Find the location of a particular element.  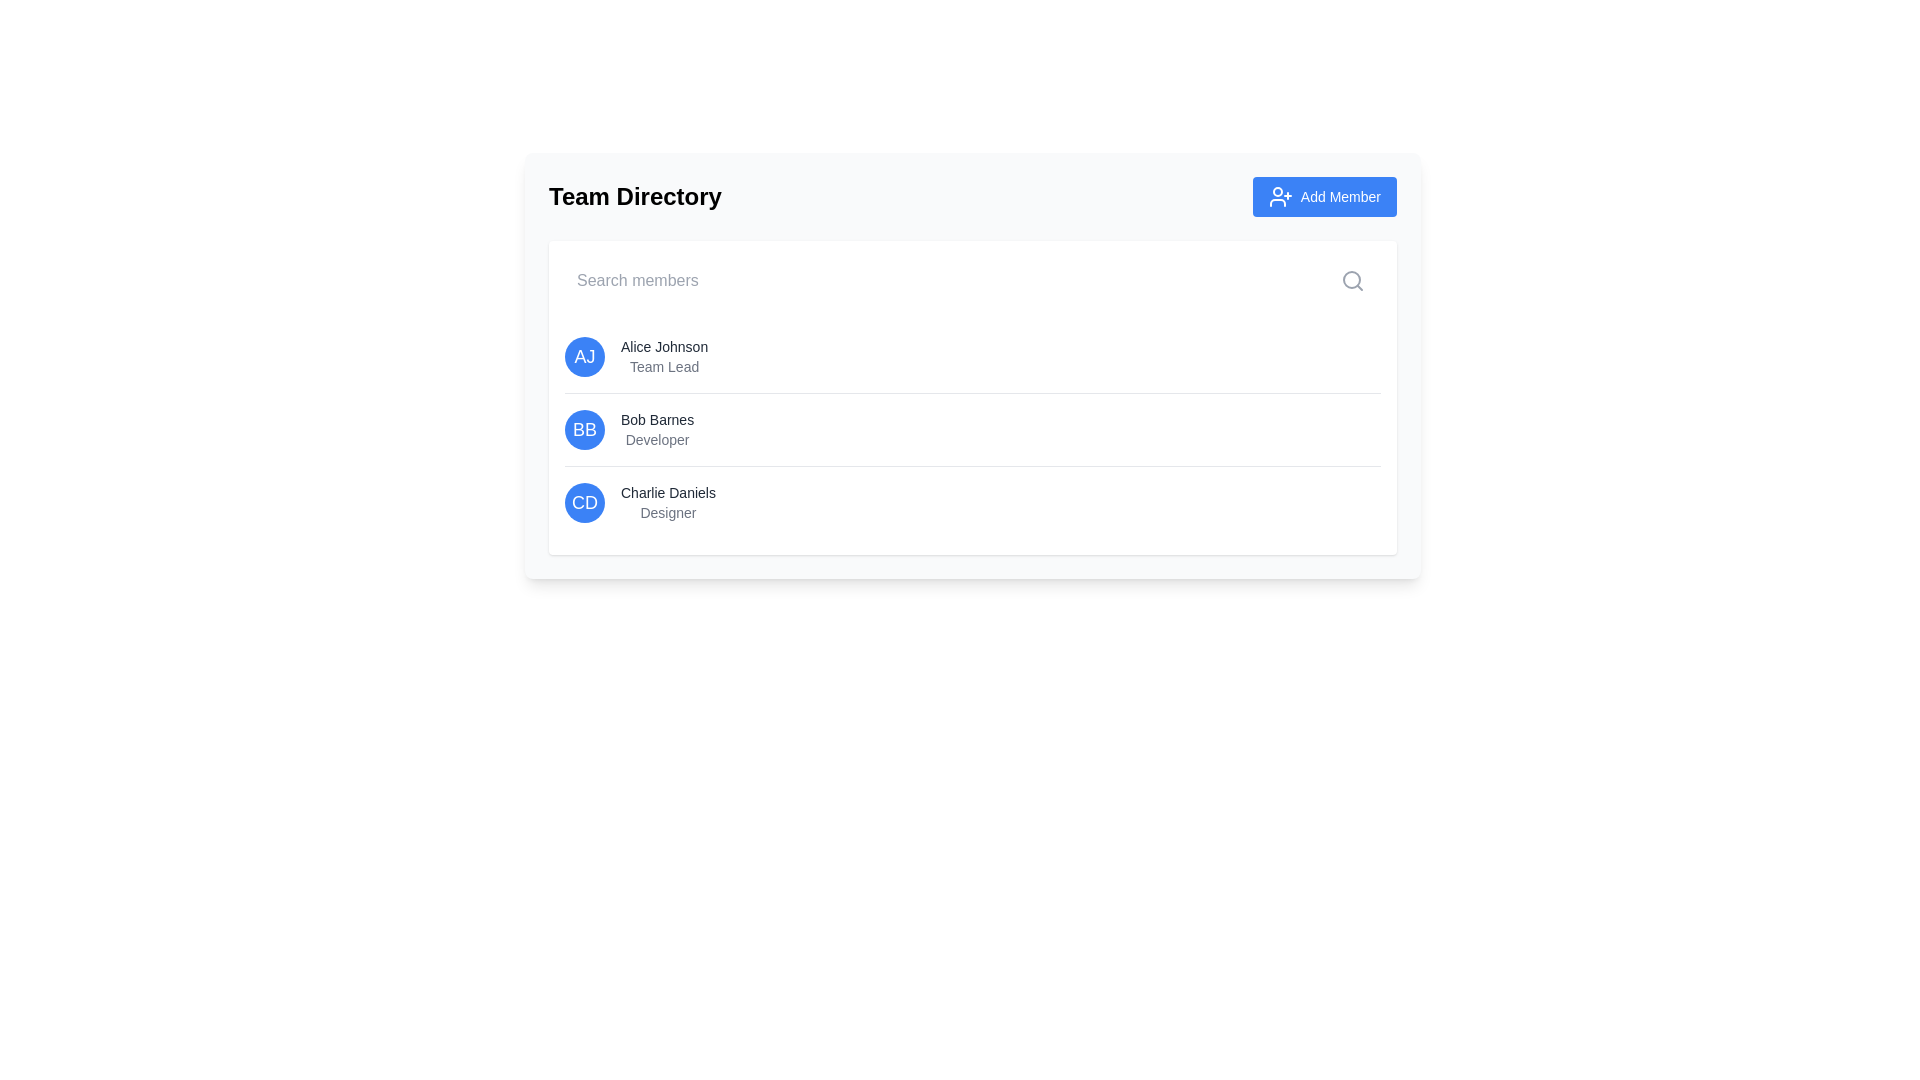

the Header text that indicates the purpose of the directory for team members, located at the top-left corner of the section is located at coordinates (634, 196).